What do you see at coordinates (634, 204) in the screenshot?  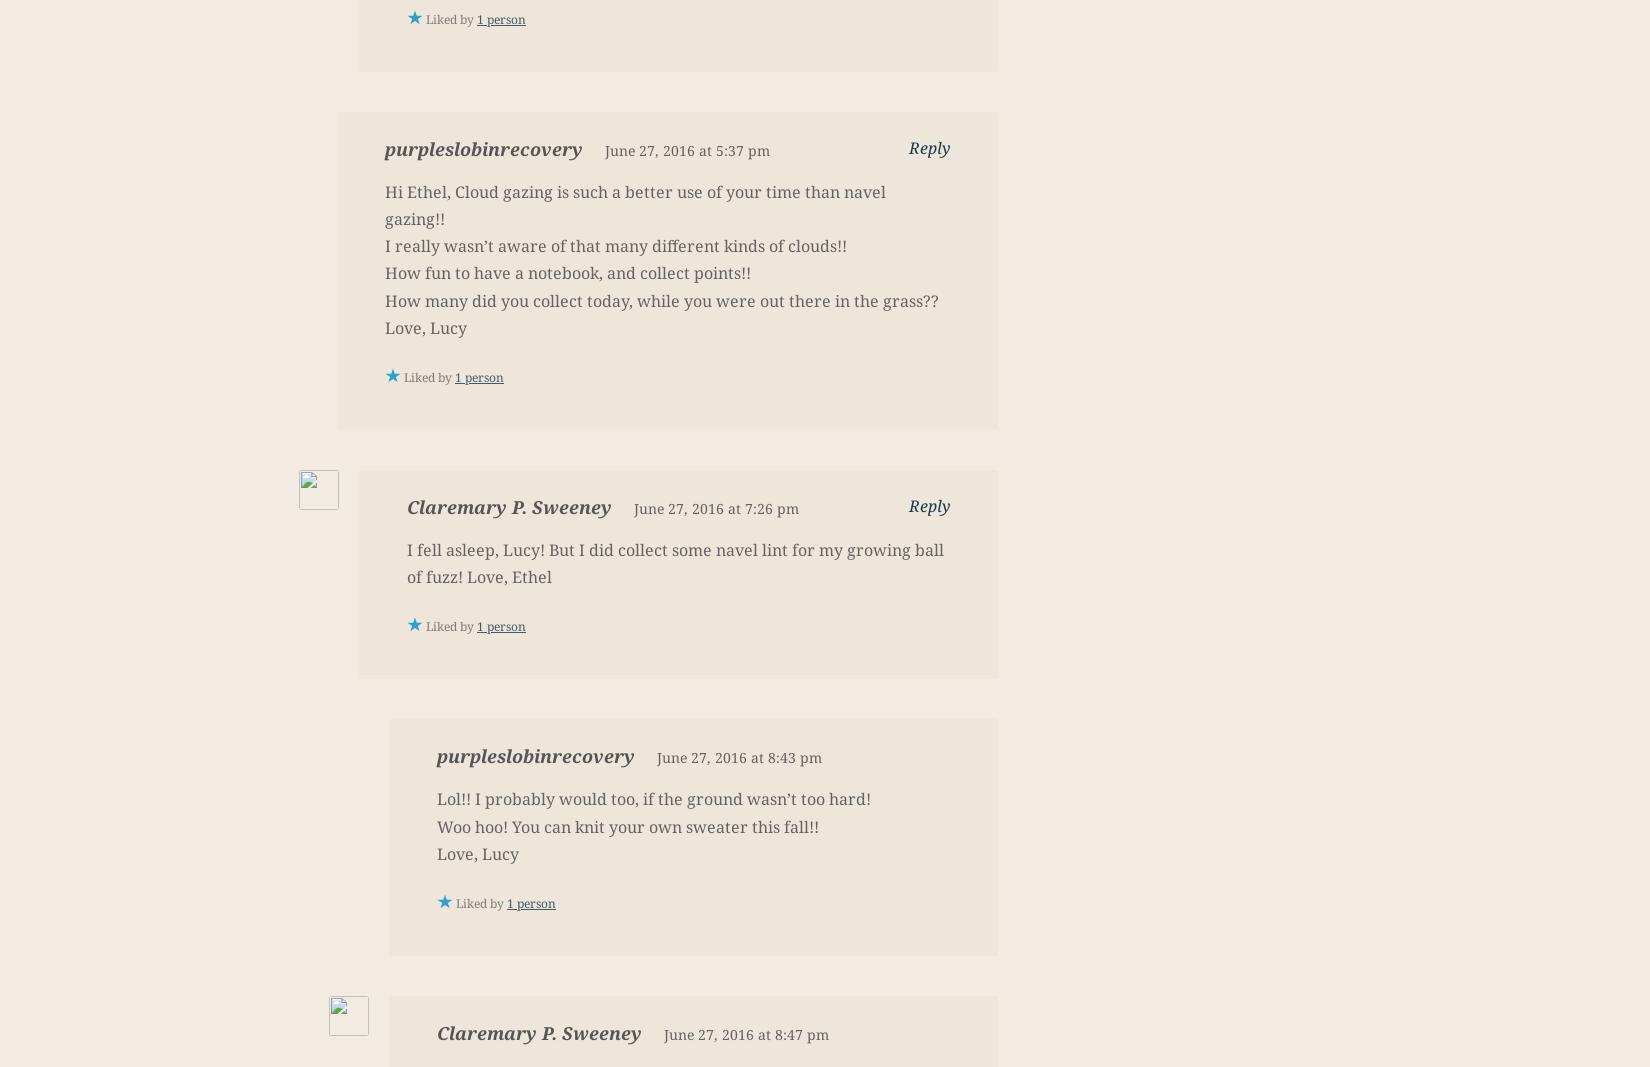 I see `'Hi Ethel,  Cloud gazing is such a better use of your time than navel gazing!!'` at bounding box center [634, 204].